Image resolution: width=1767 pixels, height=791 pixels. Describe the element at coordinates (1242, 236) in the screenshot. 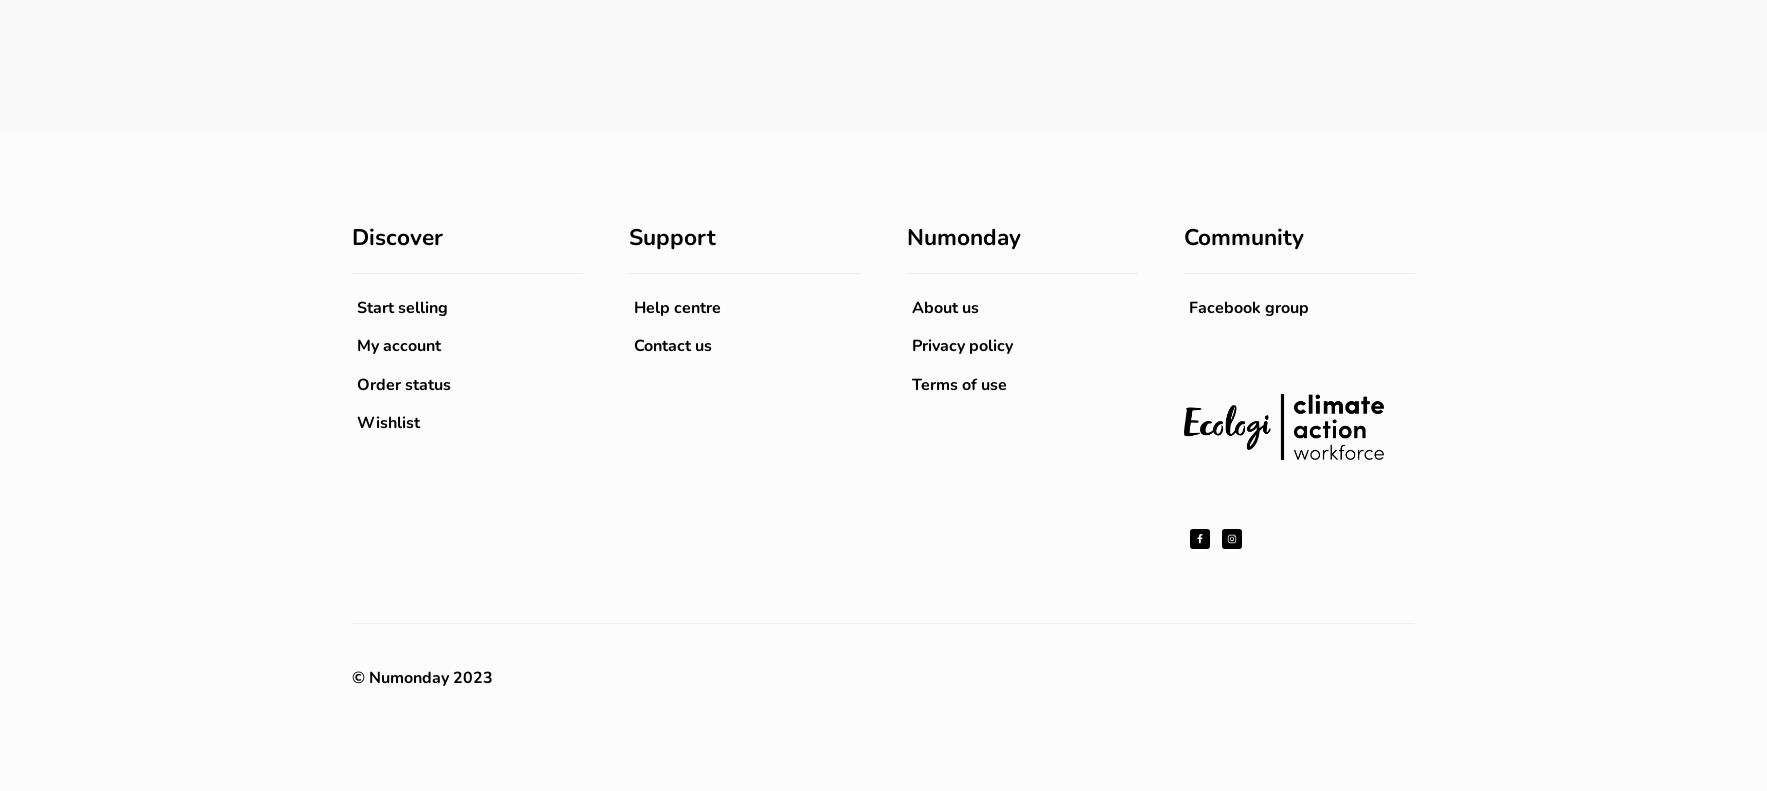

I see `'Community'` at that location.